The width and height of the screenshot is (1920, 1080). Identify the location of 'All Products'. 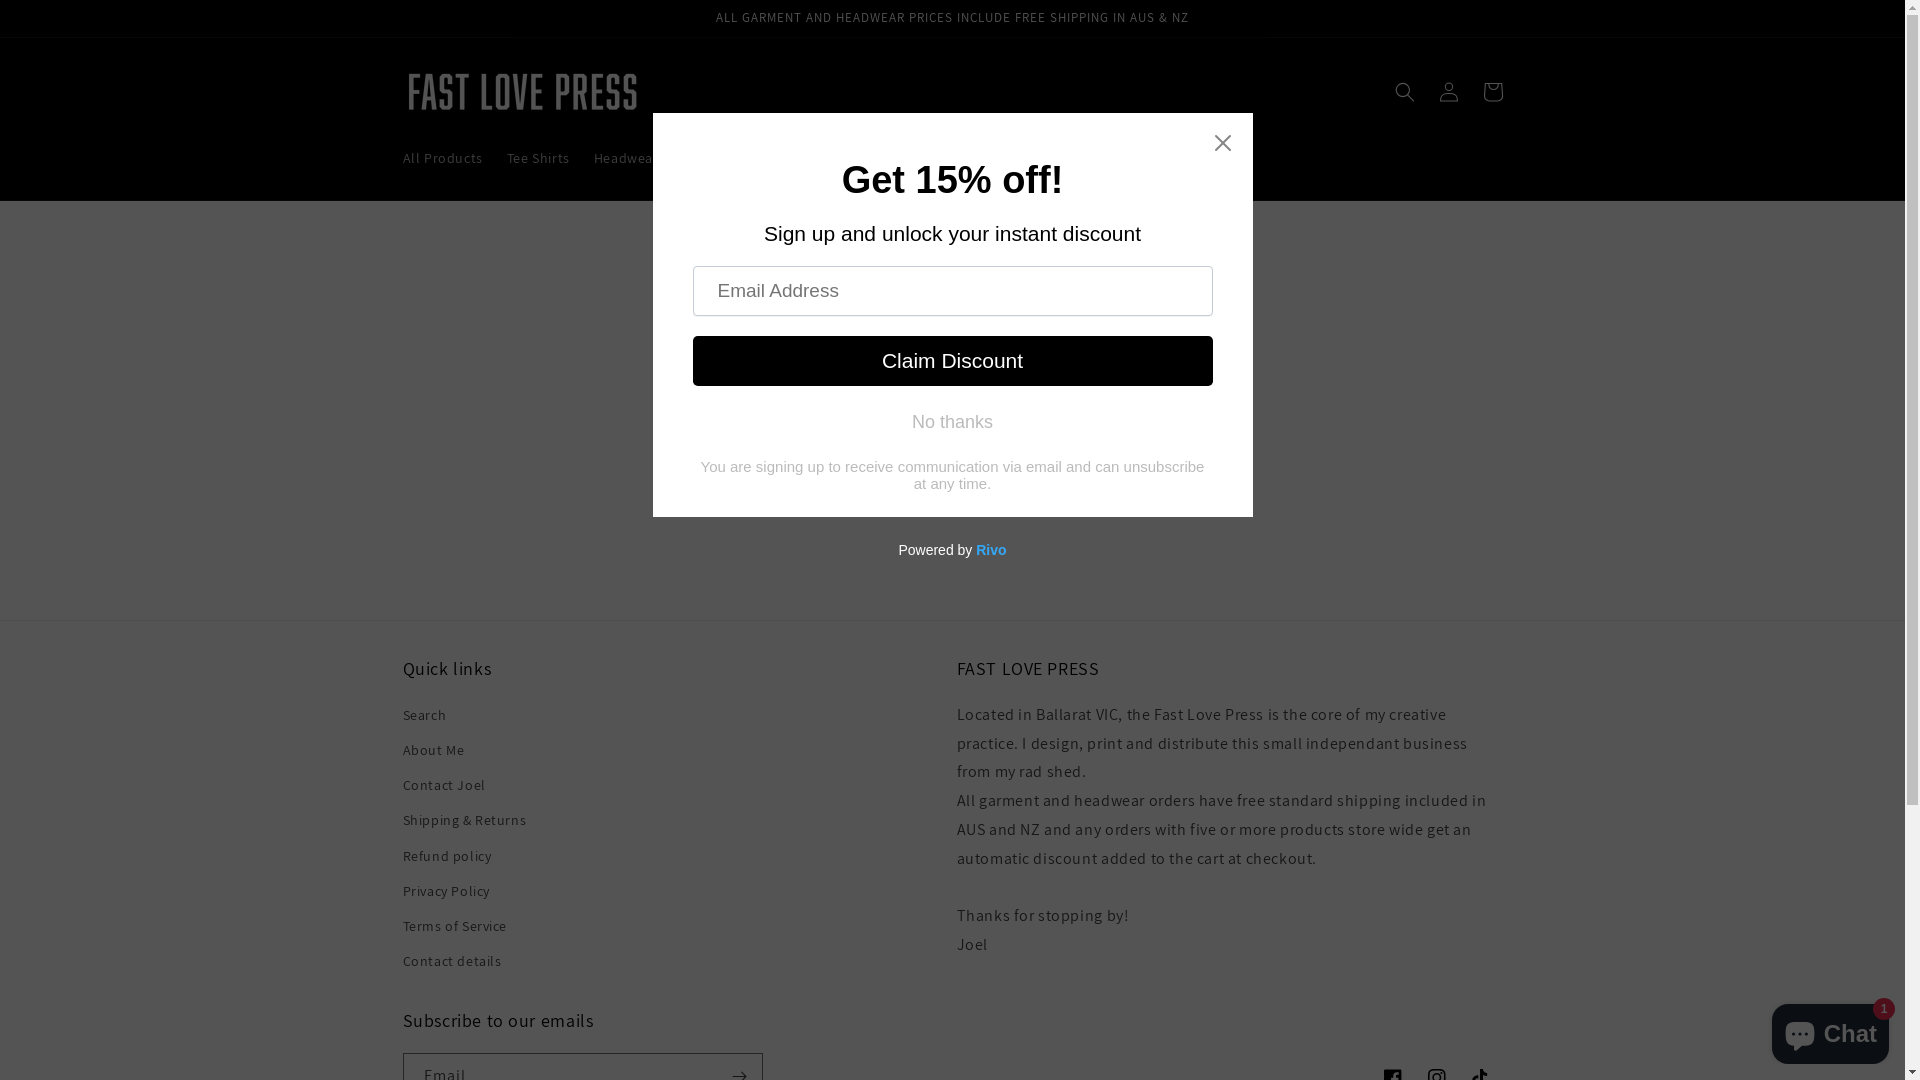
(389, 157).